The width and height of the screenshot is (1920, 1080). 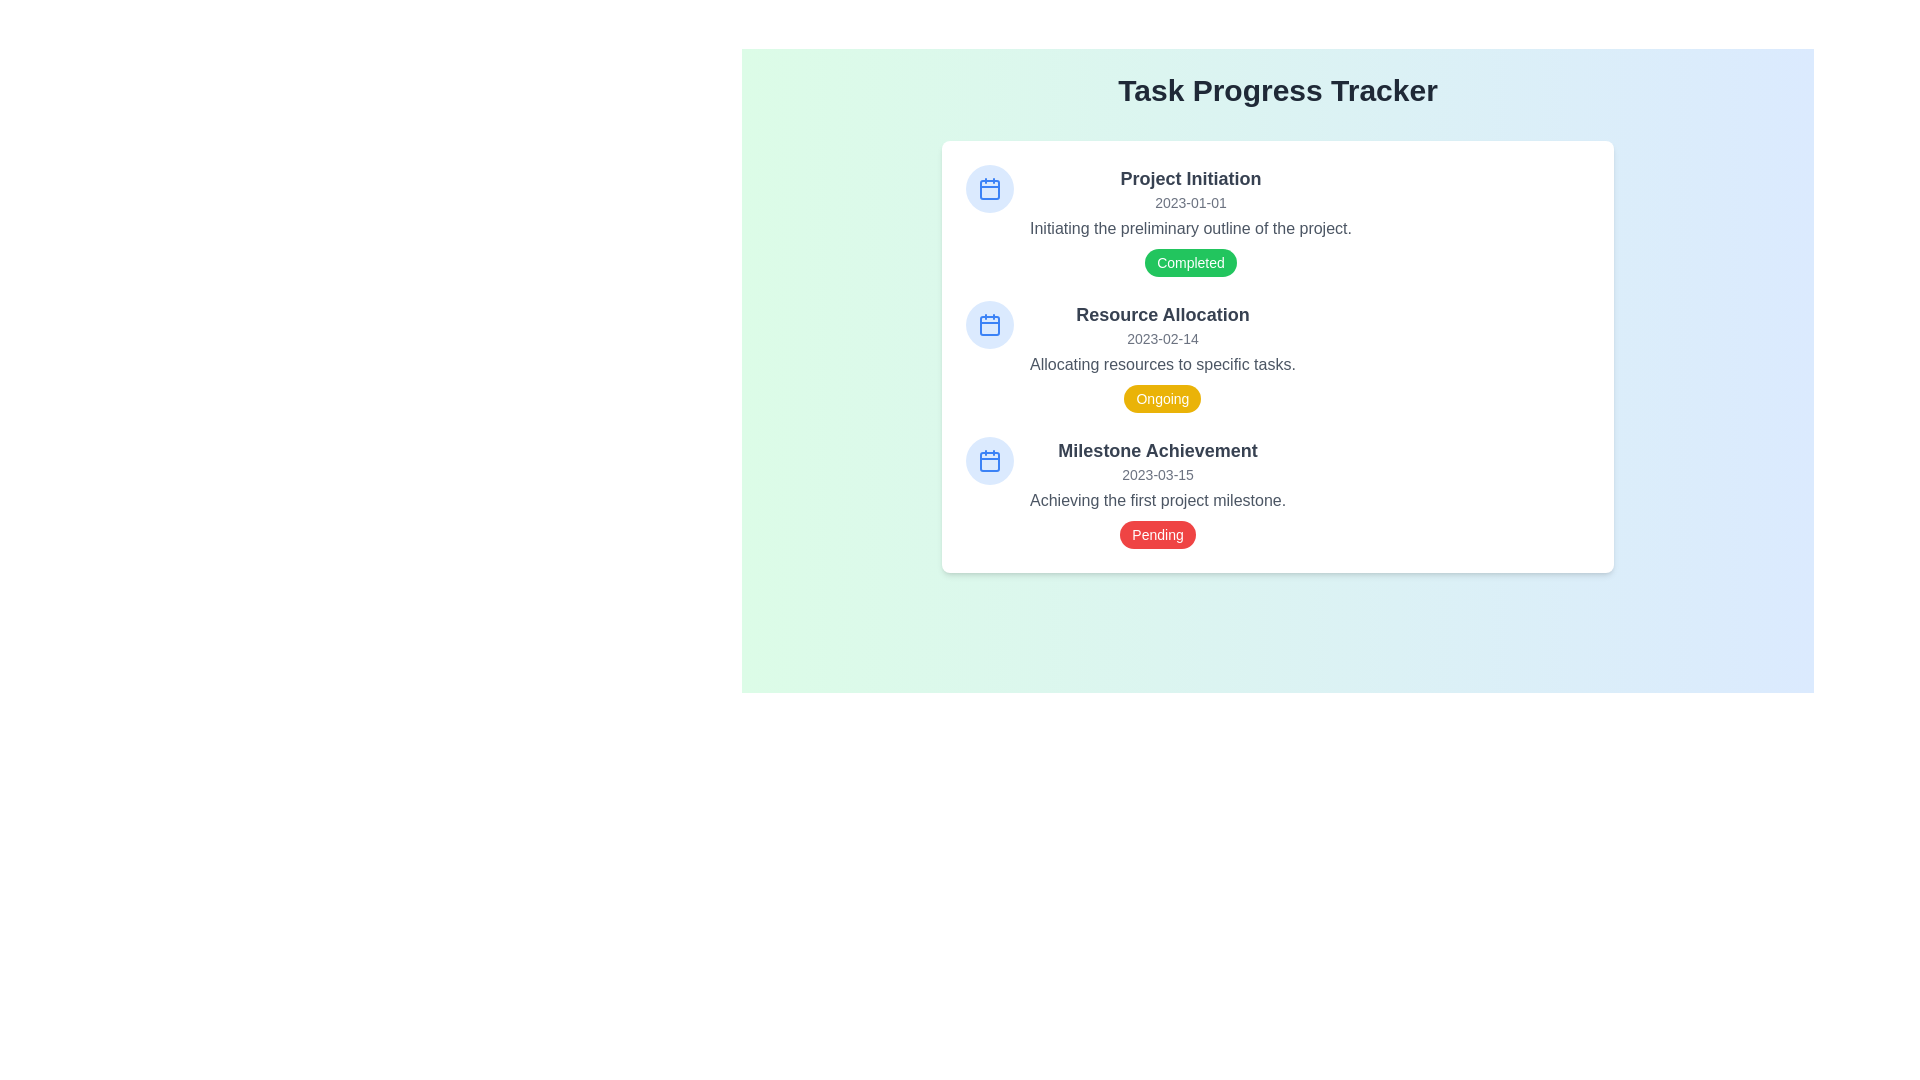 What do you see at coordinates (1190, 177) in the screenshot?
I see `the text label that displays 'Project Initiation', which is styled in bold dark gray and serves as the main heading for its section` at bounding box center [1190, 177].